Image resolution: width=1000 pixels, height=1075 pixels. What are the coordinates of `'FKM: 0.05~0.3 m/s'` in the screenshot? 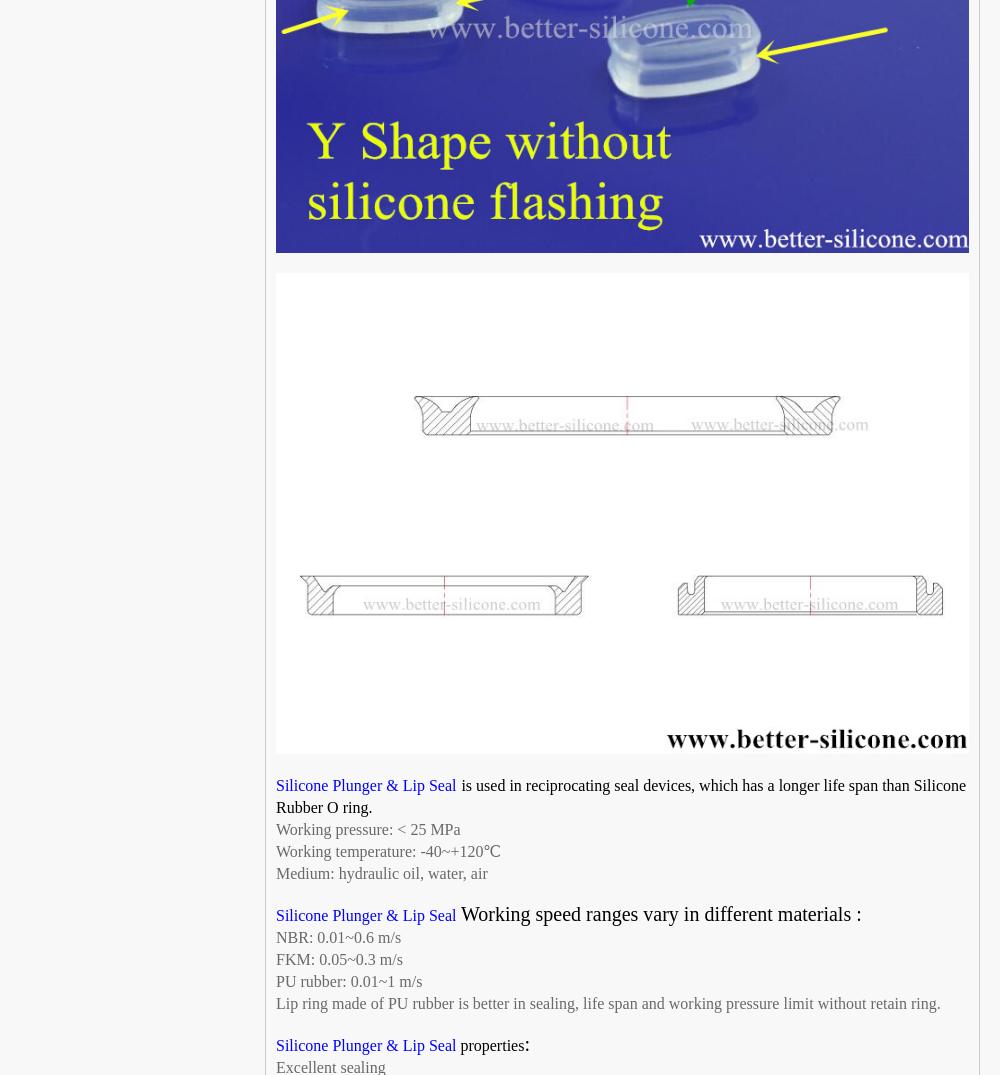 It's located at (338, 960).